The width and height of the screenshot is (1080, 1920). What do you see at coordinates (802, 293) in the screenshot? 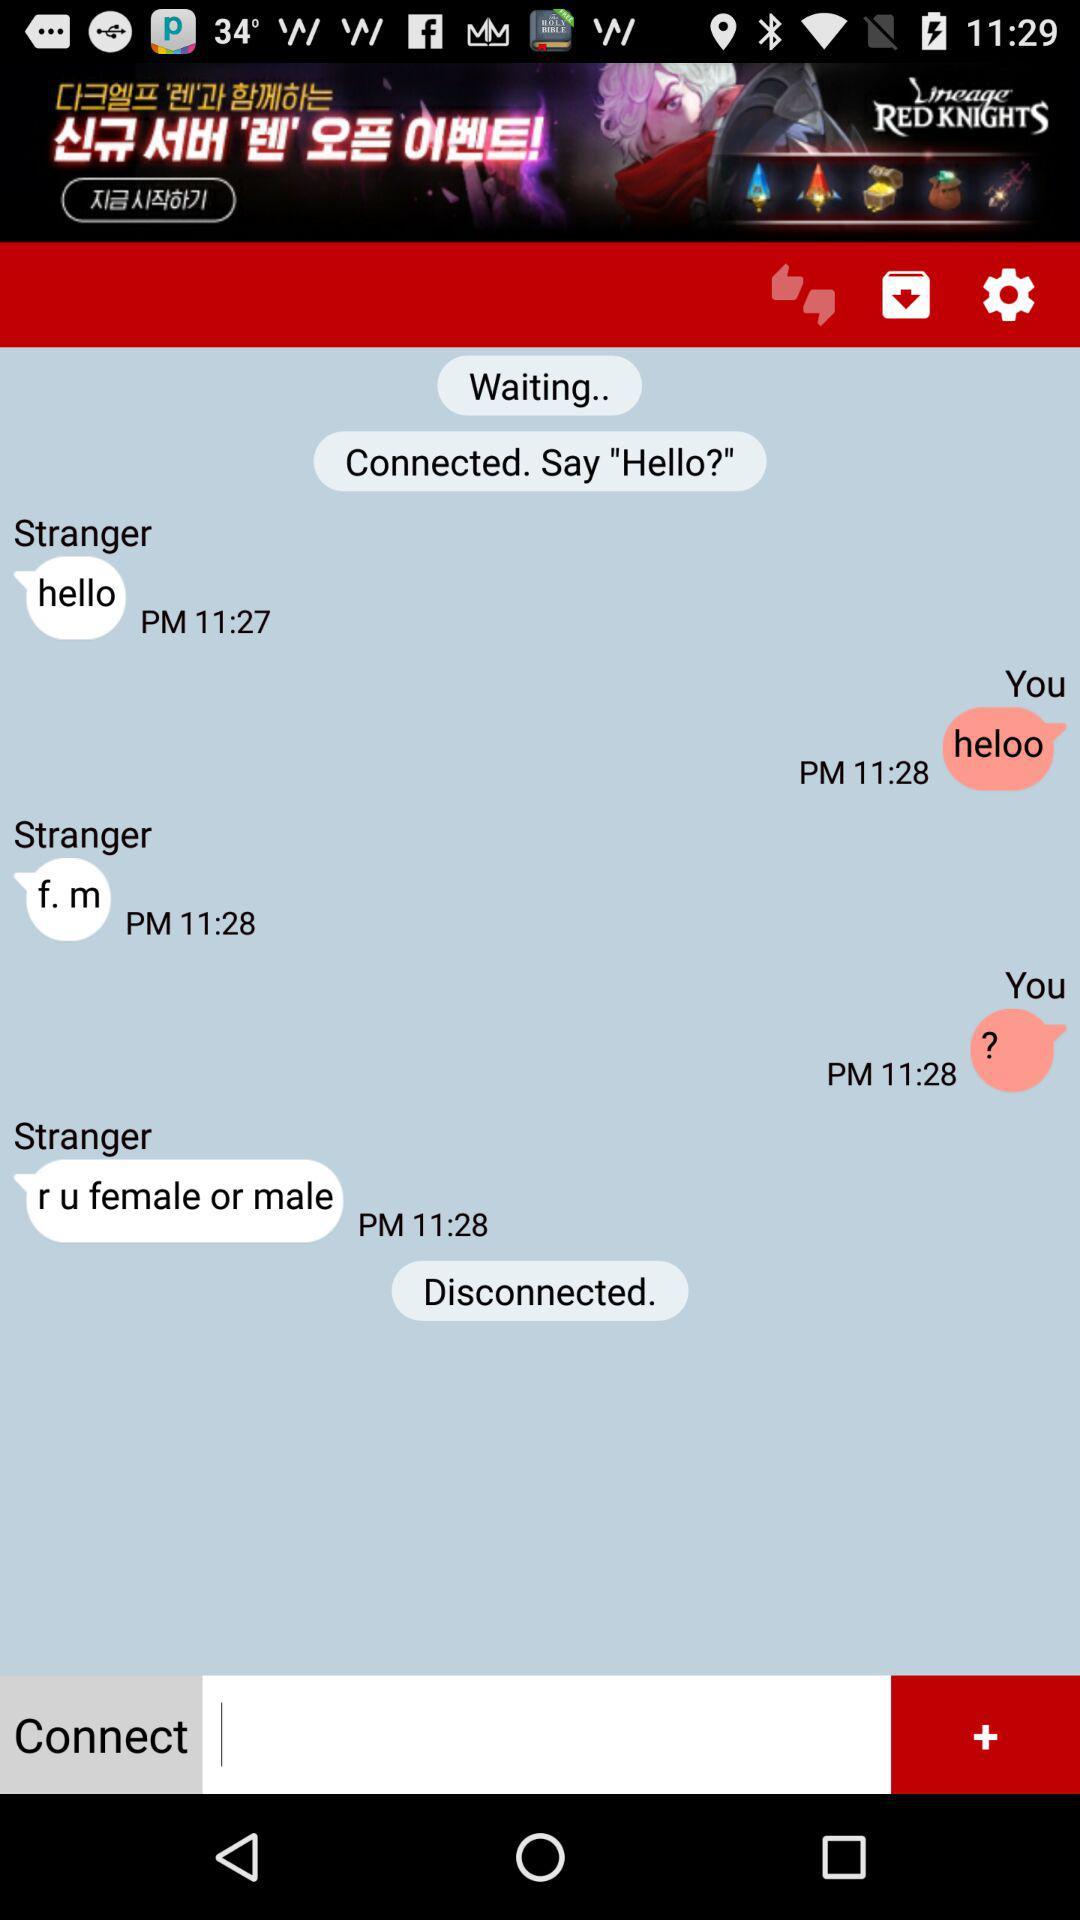
I see `rate option` at bounding box center [802, 293].